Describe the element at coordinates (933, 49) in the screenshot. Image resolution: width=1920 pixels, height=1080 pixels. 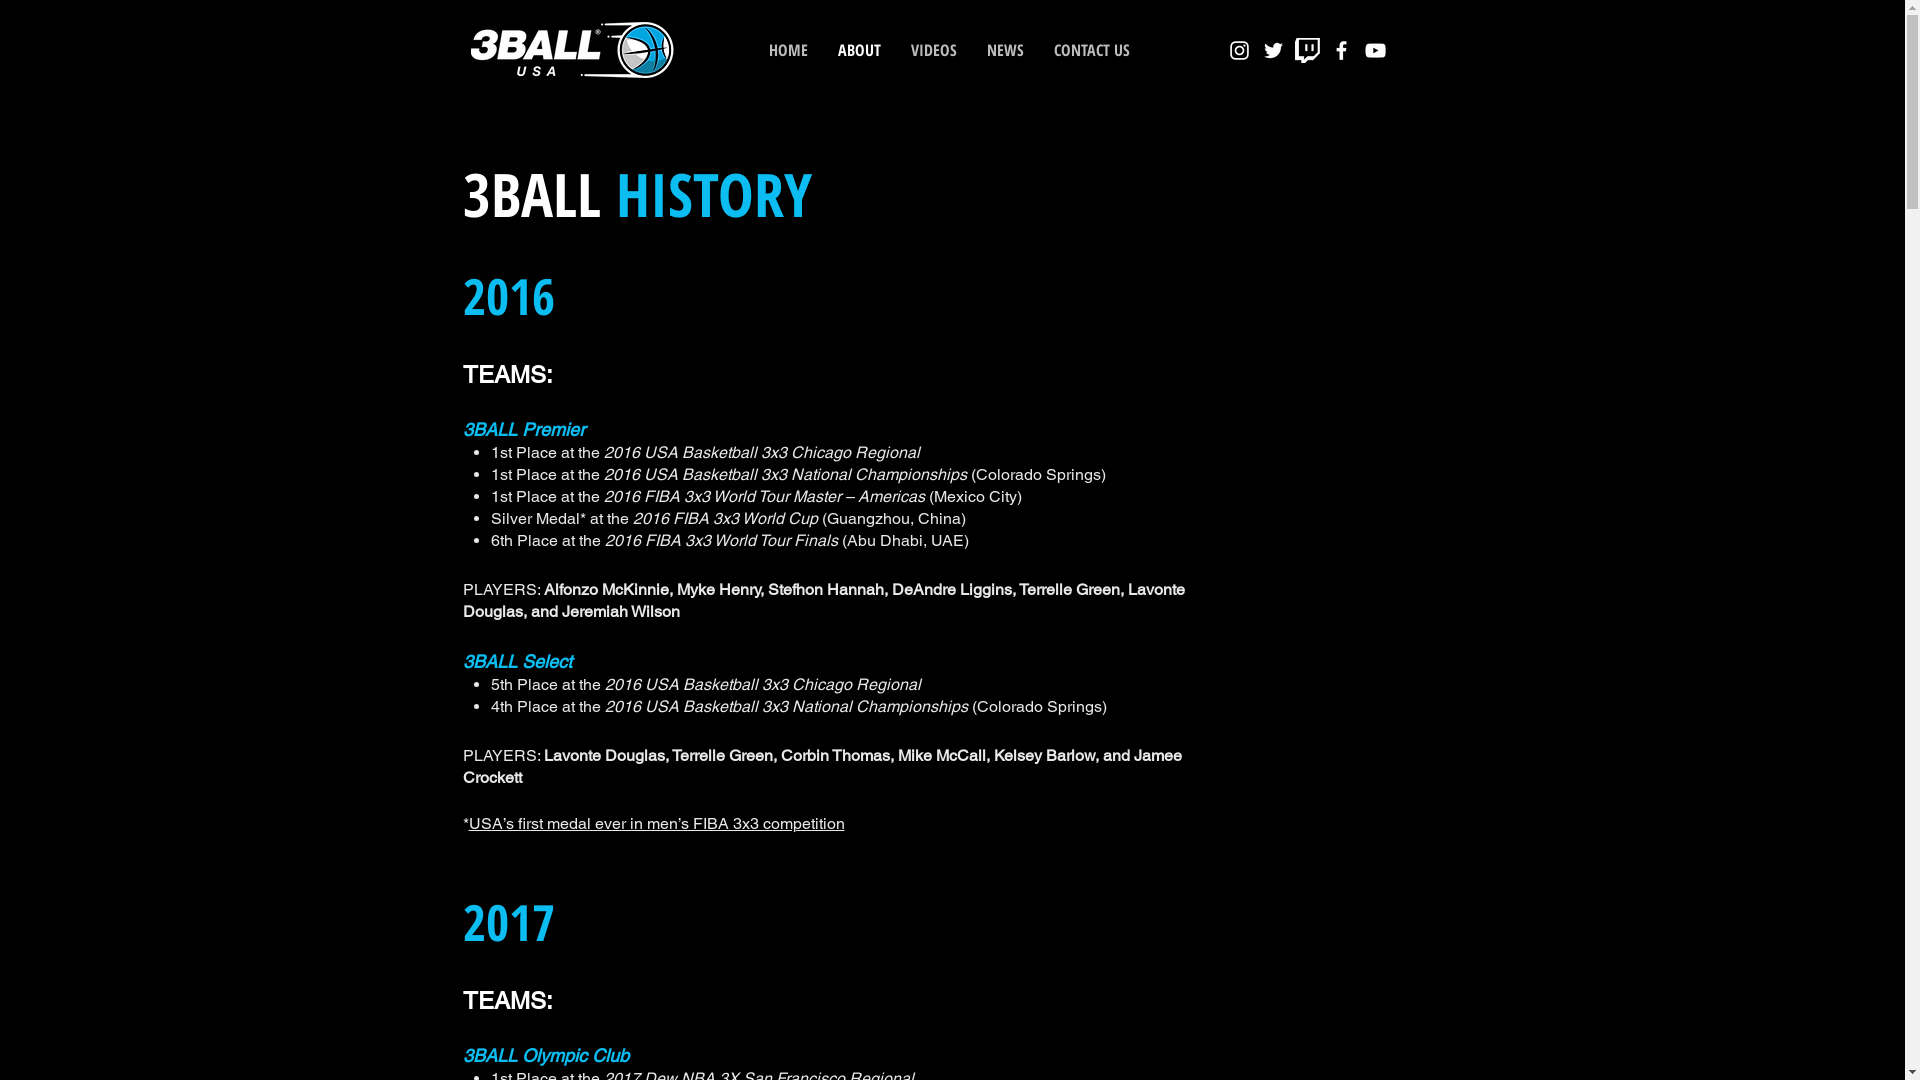
I see `'VIDEOS'` at that location.